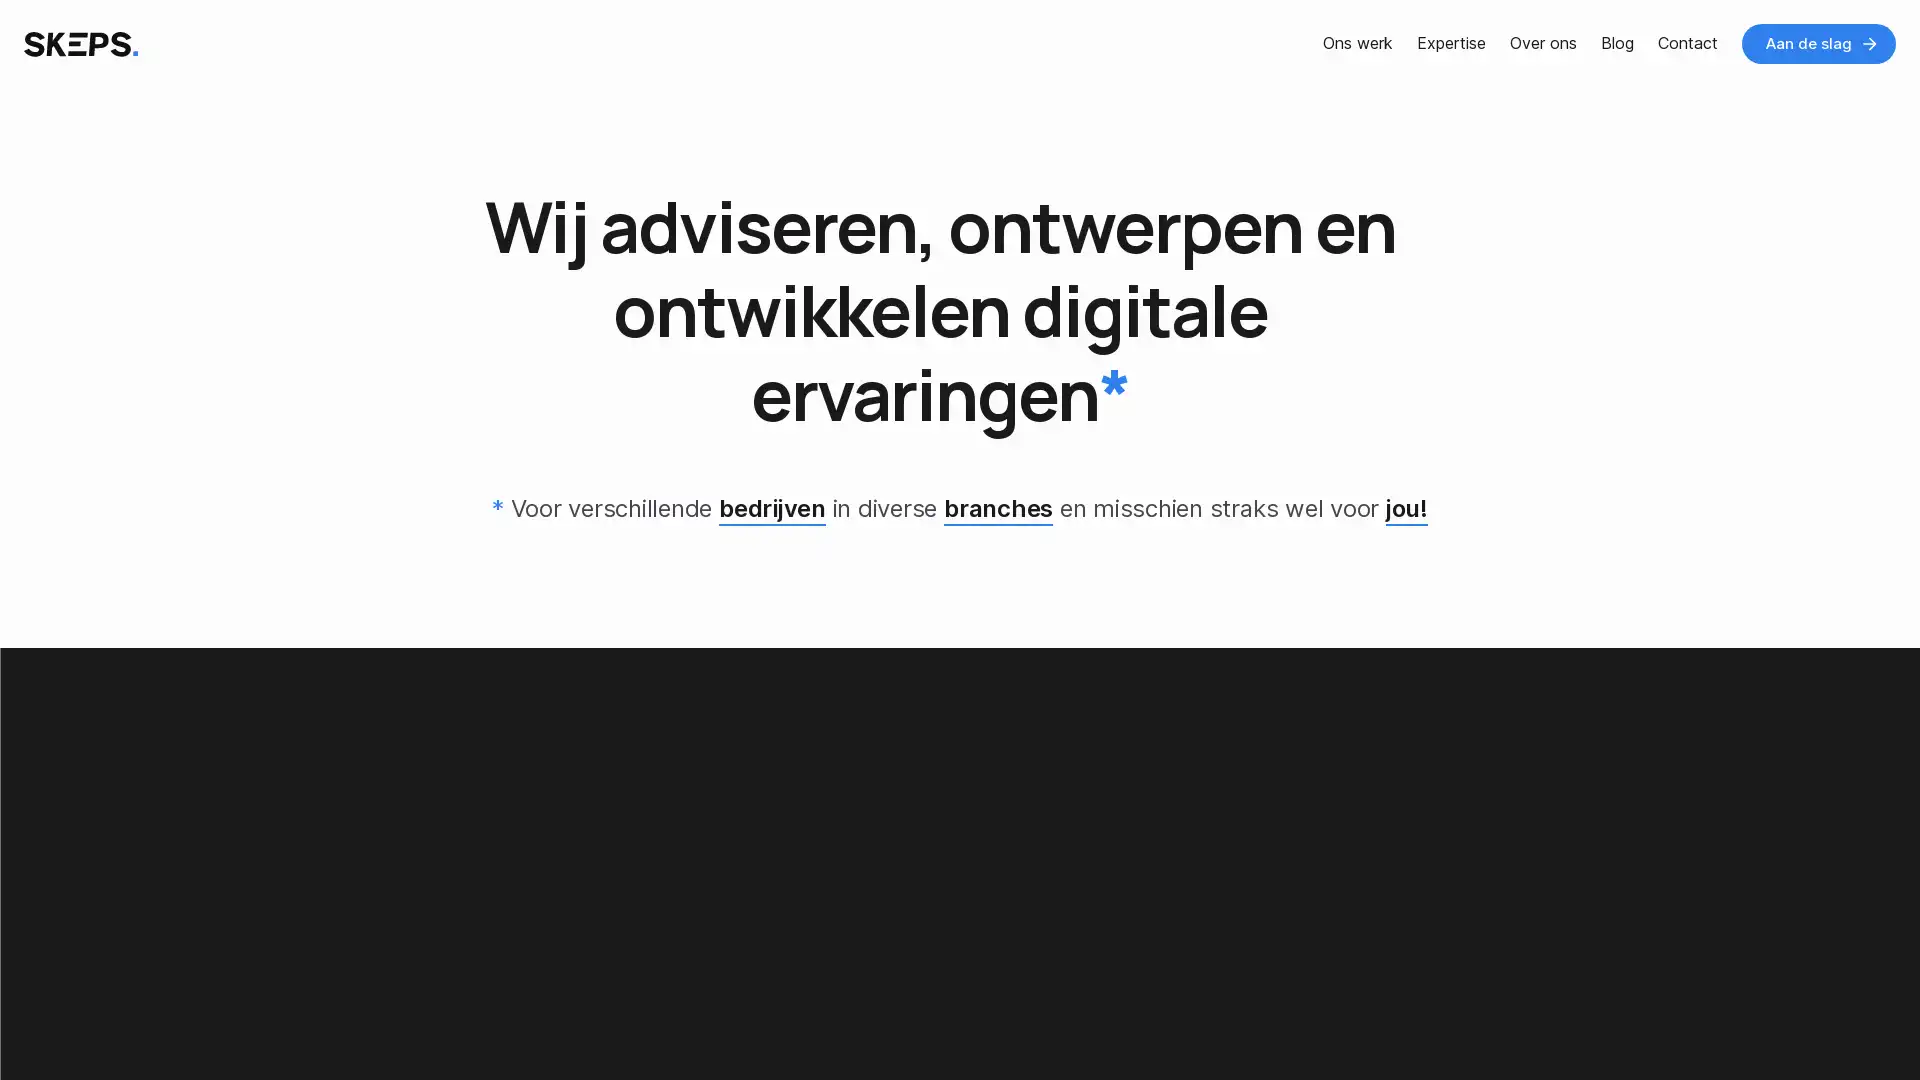 This screenshot has width=1920, height=1080. I want to click on Aan de slag, so click(1819, 43).